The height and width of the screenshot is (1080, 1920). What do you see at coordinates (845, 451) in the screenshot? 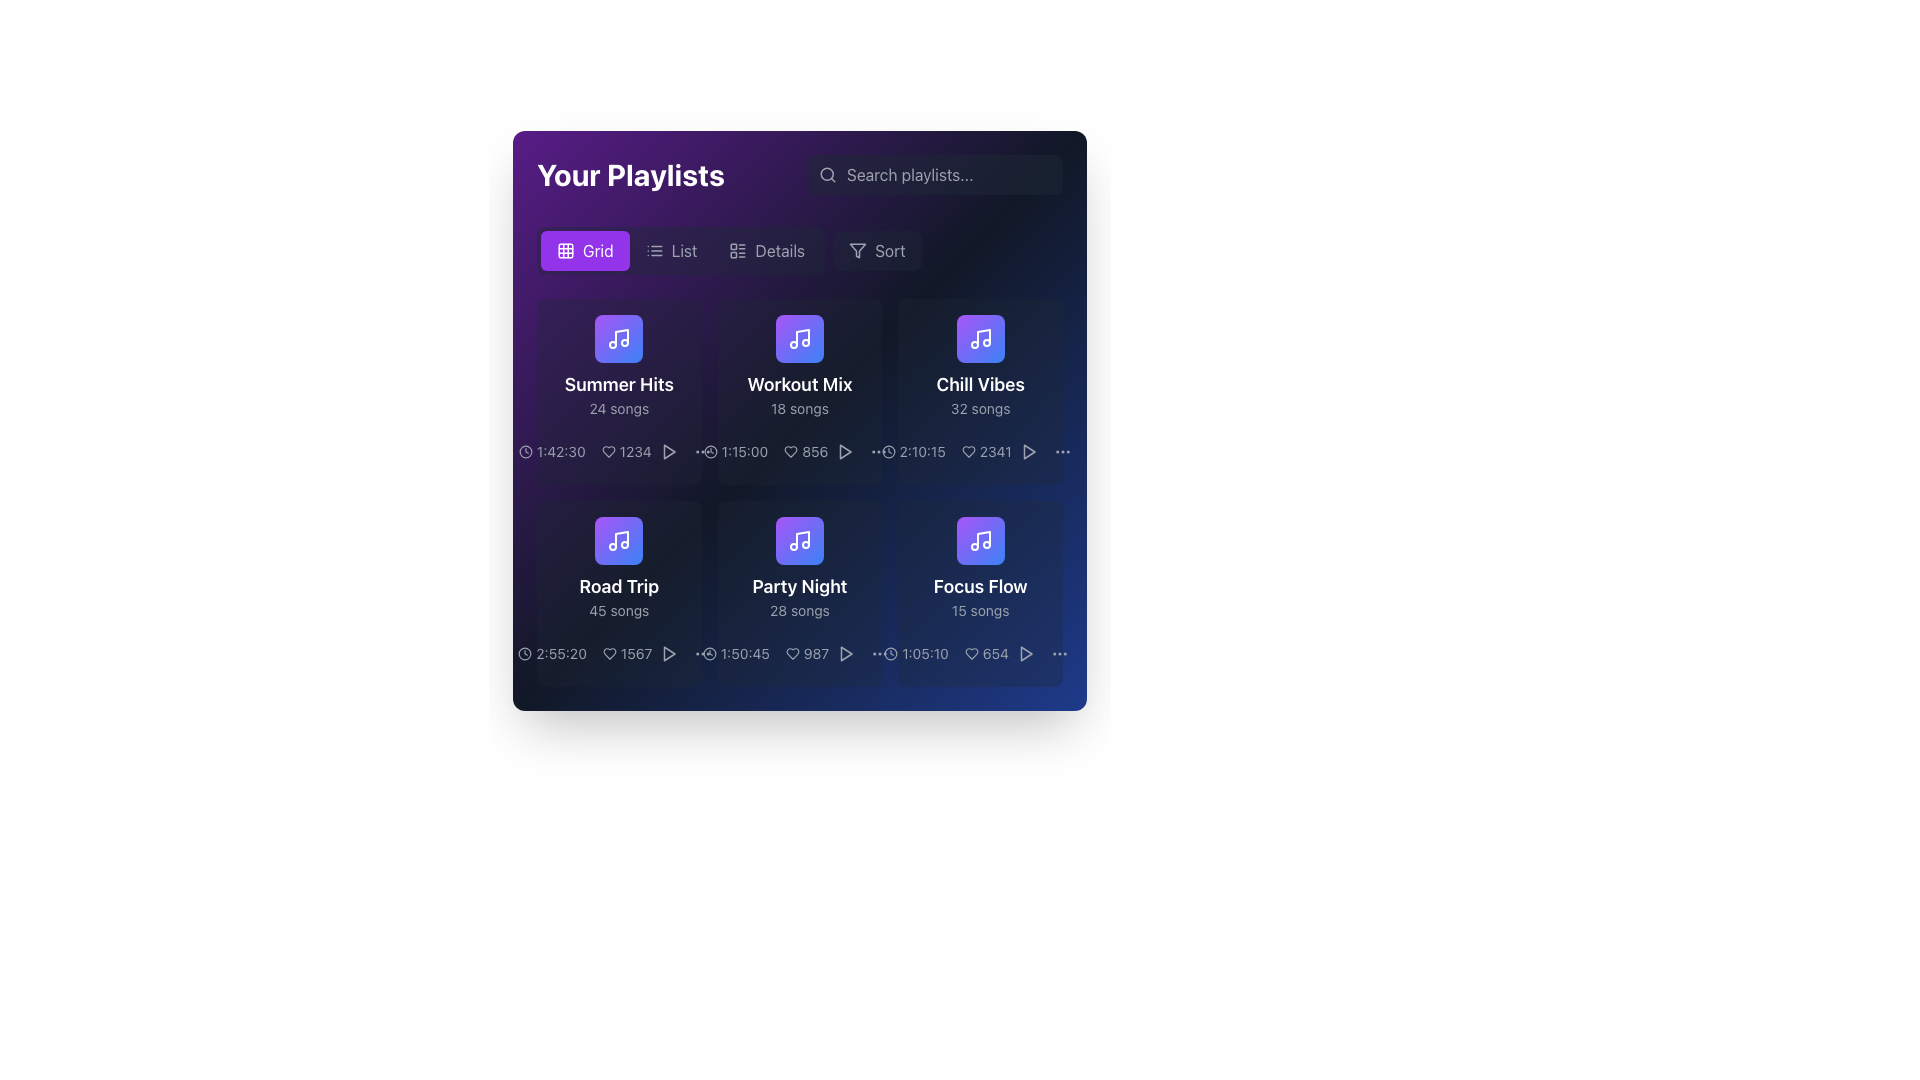
I see `the Play button icon located below the 'Workout Mix' card in the playlist grid` at bounding box center [845, 451].